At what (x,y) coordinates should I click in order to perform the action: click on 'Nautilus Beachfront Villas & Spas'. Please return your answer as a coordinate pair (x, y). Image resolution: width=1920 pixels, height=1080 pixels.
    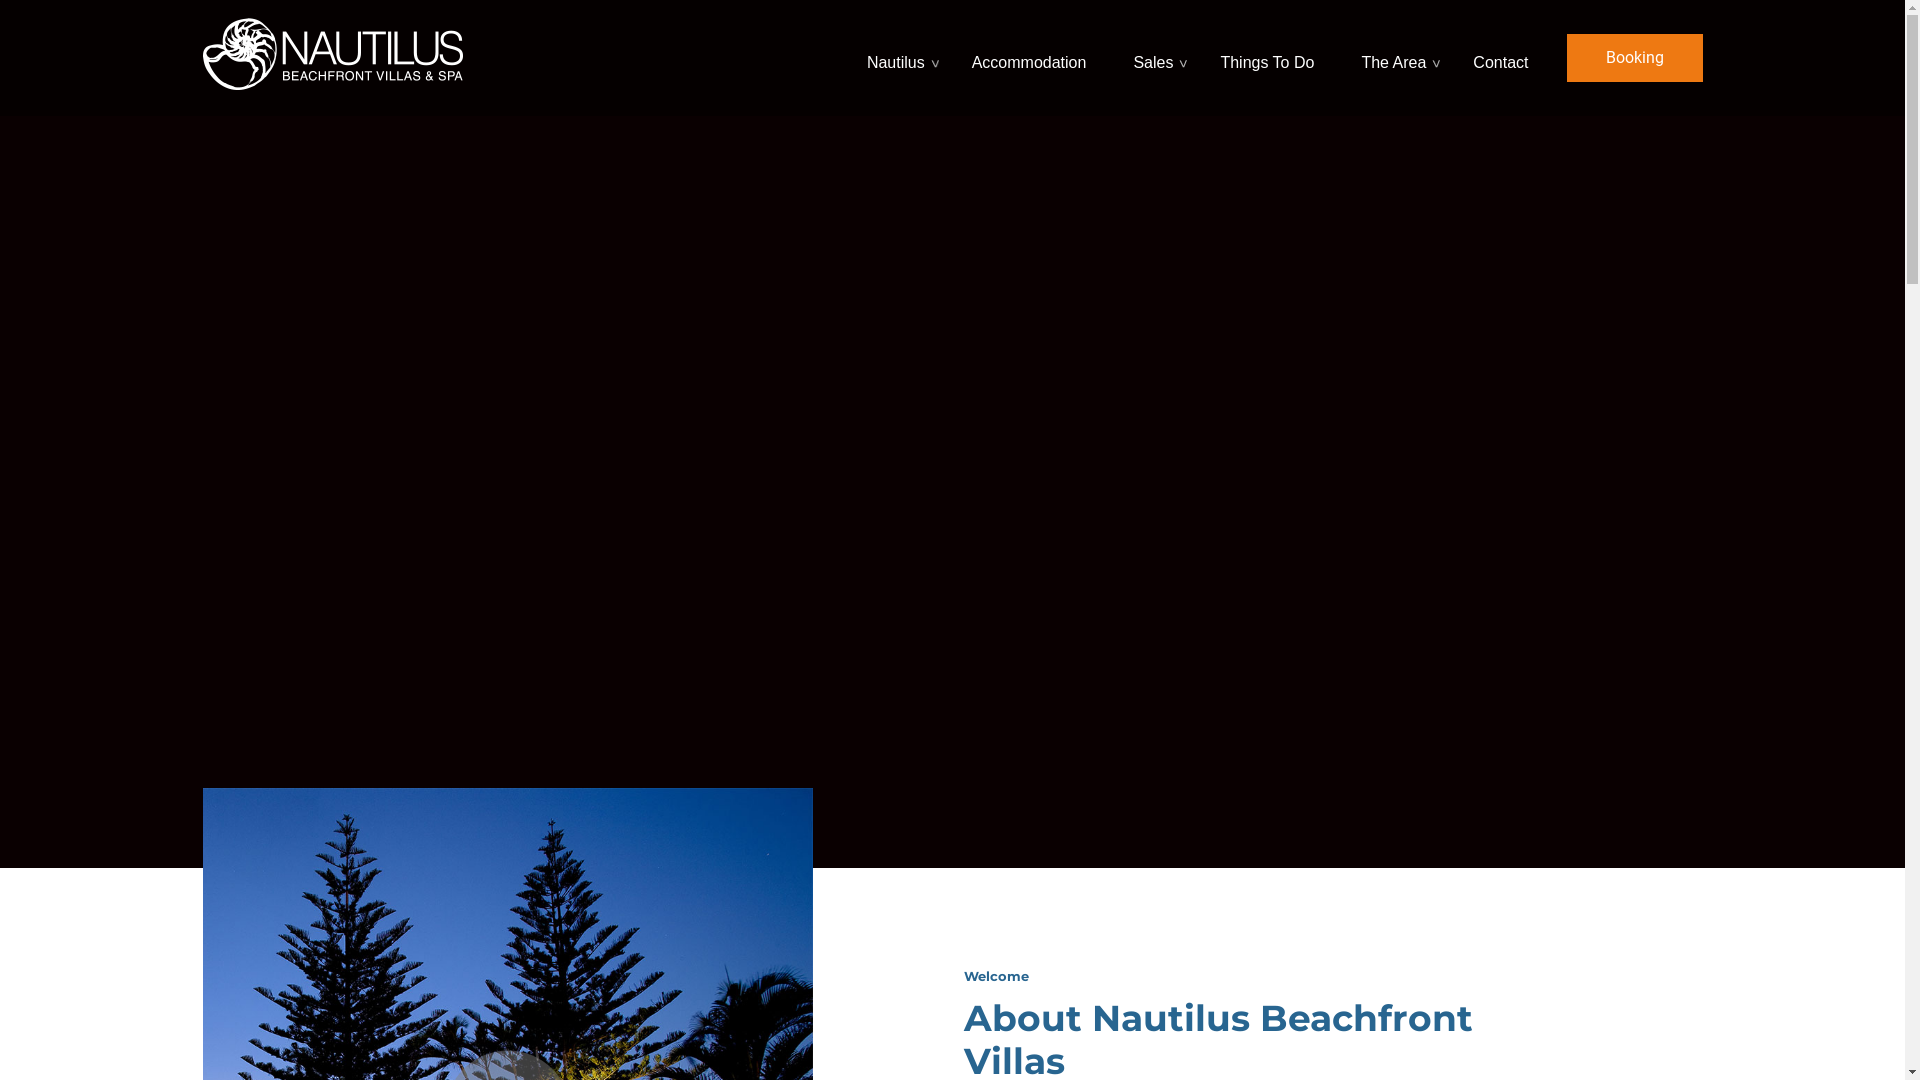
    Looking at the image, I should click on (331, 50).